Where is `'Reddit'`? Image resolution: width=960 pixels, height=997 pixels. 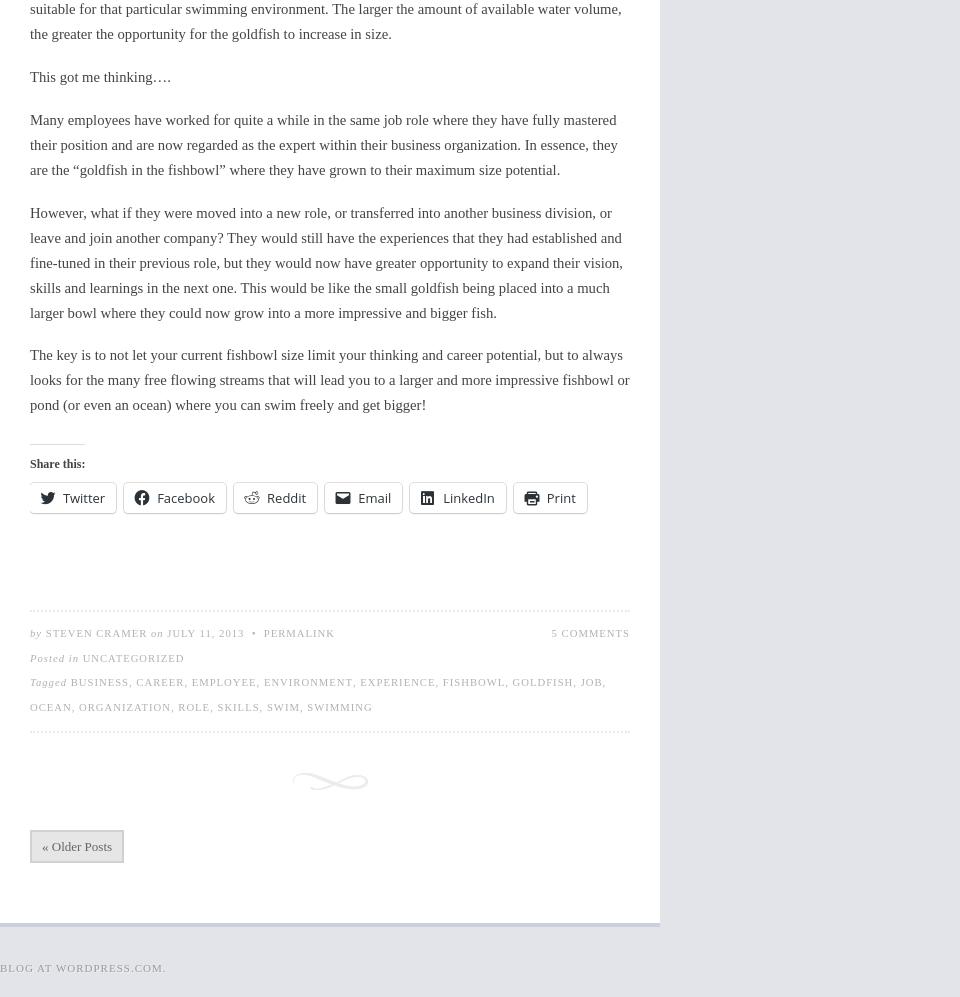
'Reddit' is located at coordinates (285, 497).